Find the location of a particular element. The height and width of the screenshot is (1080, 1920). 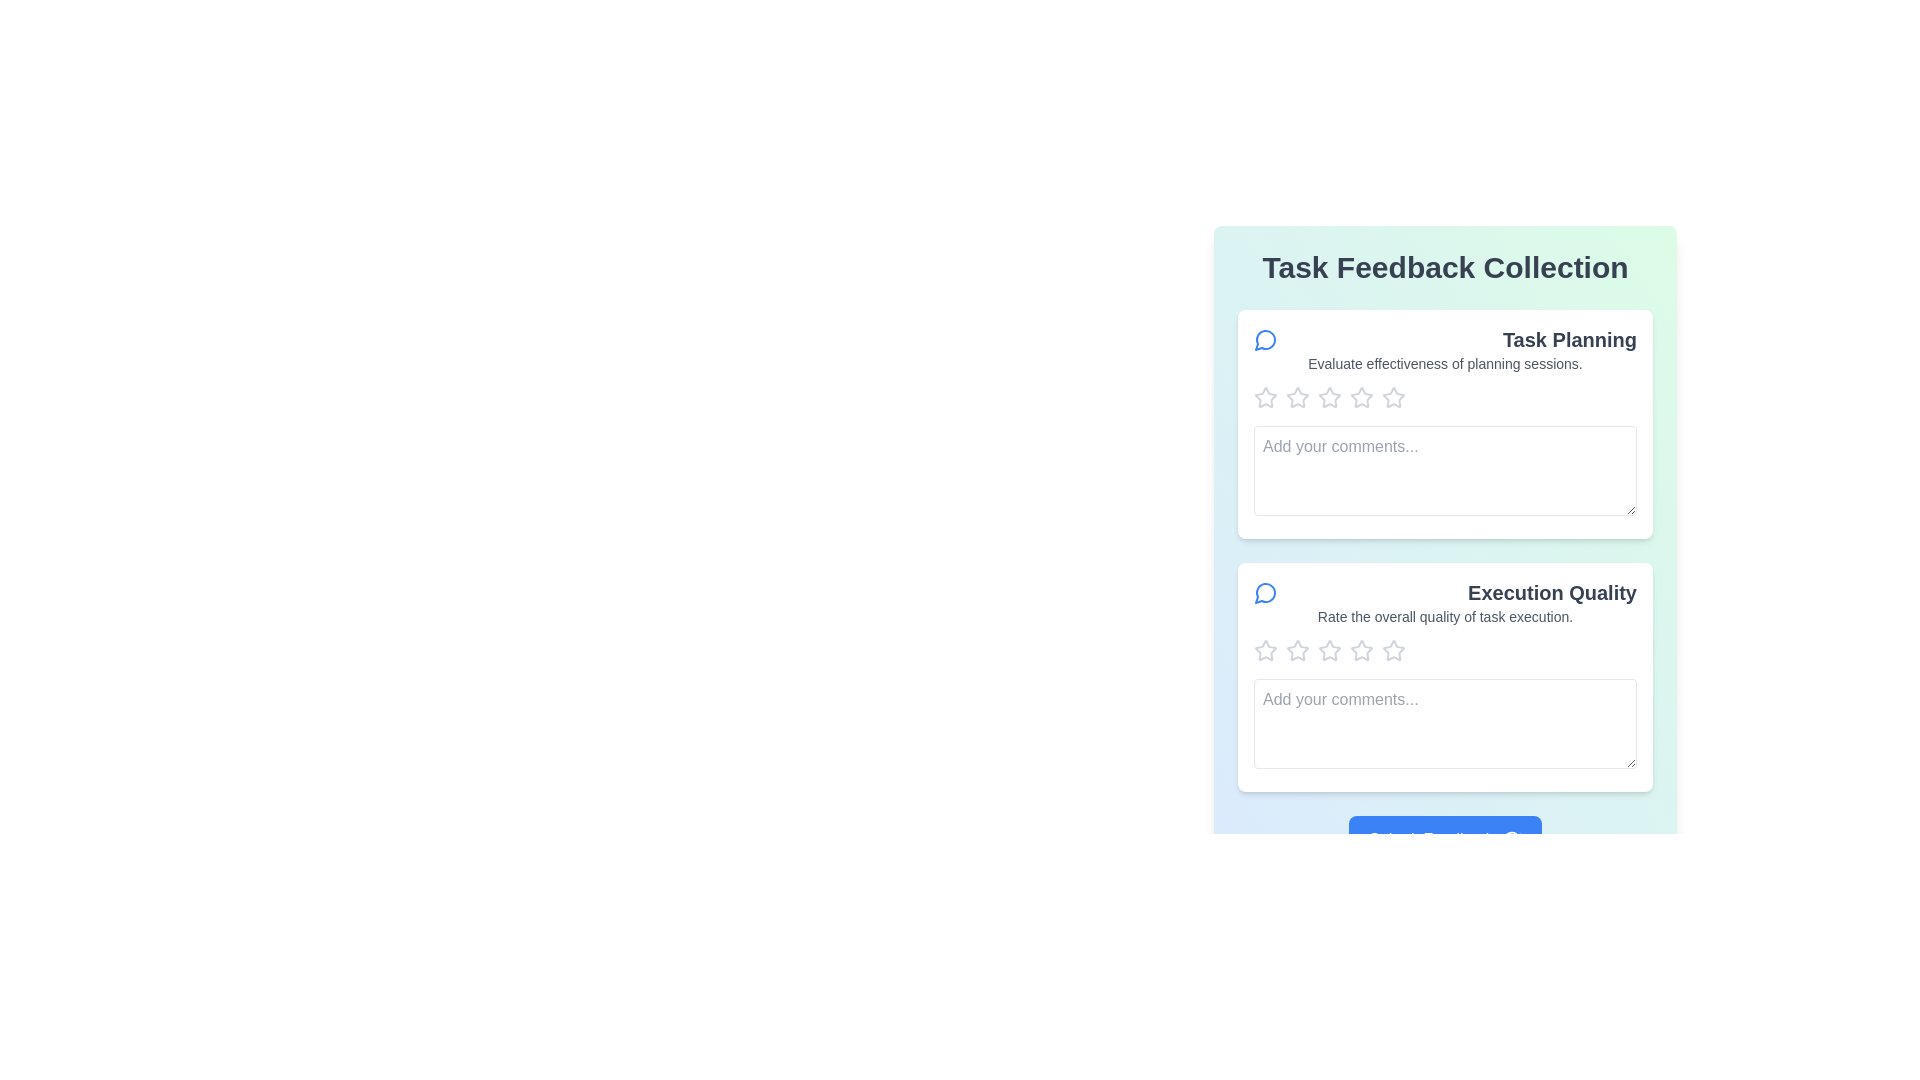

the third star icon in the five-star rating interface under 'Execution Quality' is located at coordinates (1297, 651).